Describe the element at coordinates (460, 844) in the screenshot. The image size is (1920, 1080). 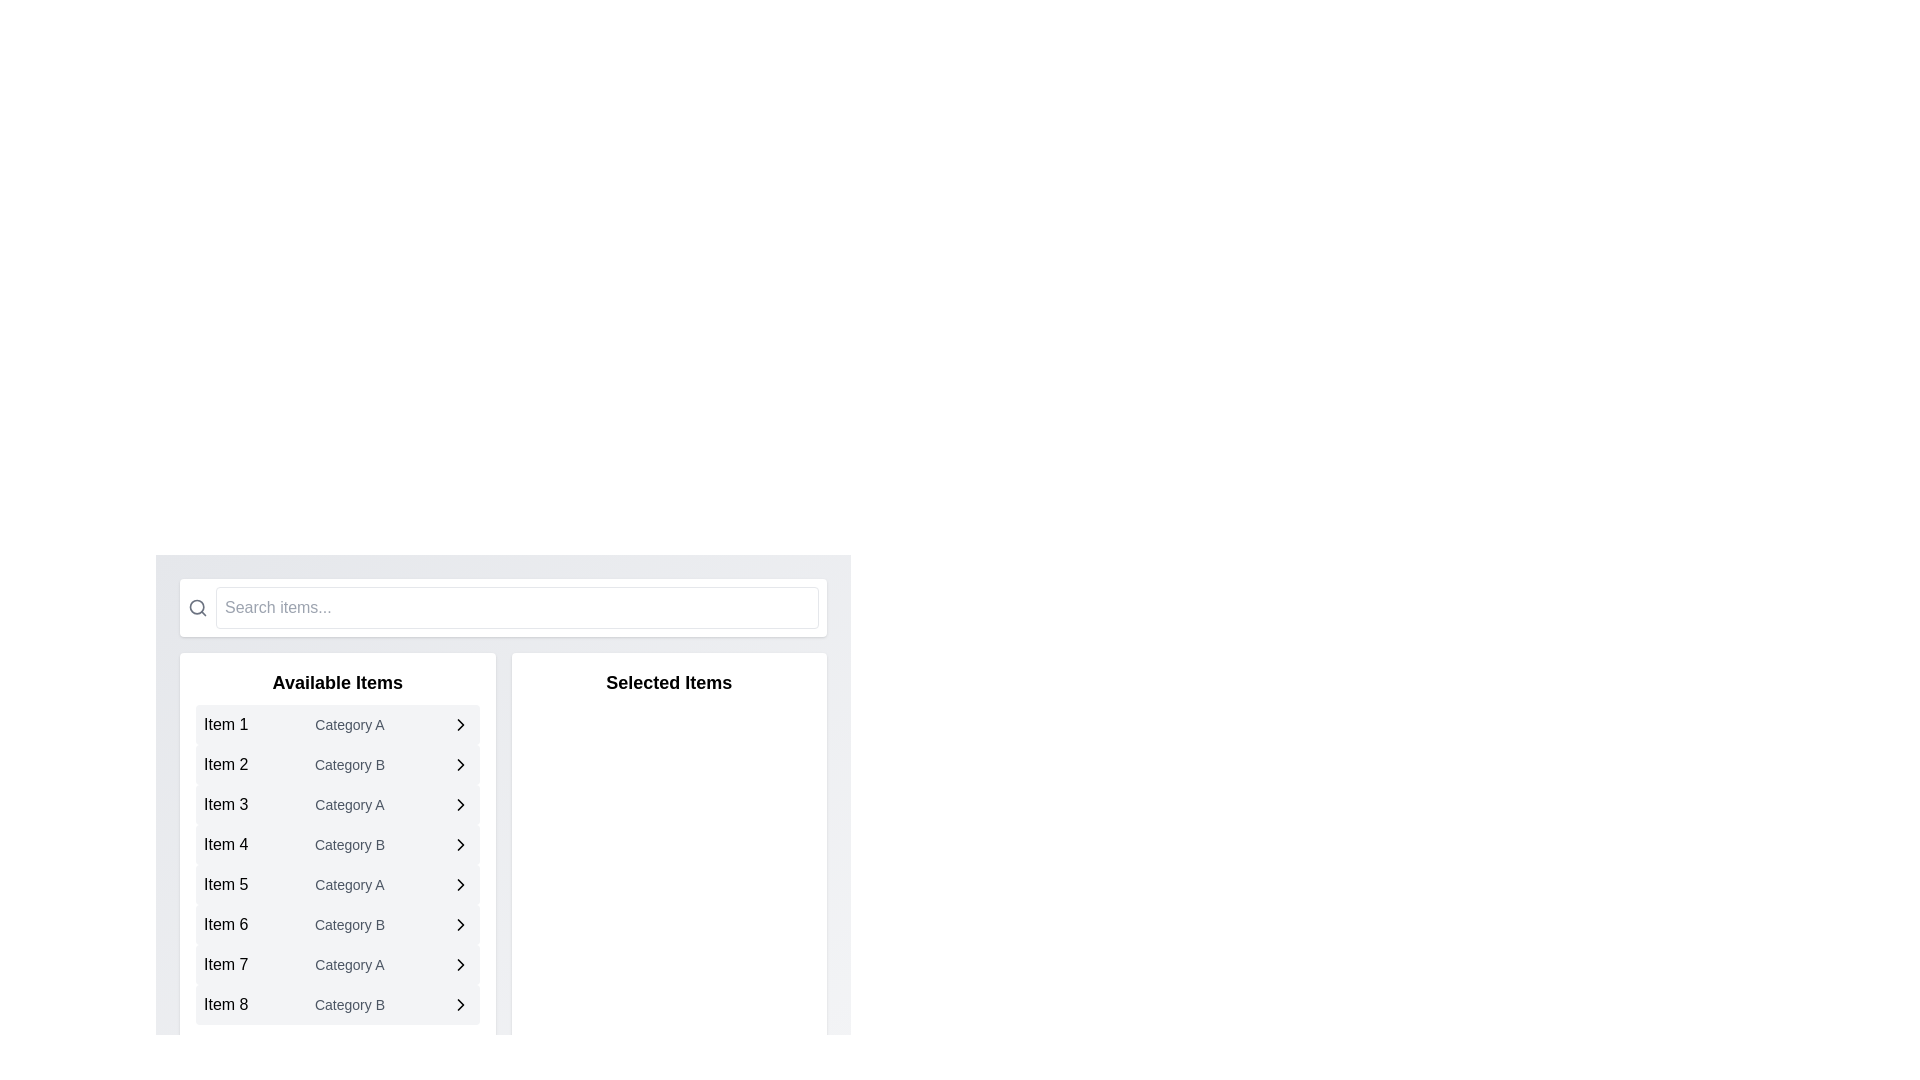
I see `the rightward-pointing chevron icon located in the fourth row of the left-hand column under the 'Available Items' section, after the text 'Category B'` at that location.